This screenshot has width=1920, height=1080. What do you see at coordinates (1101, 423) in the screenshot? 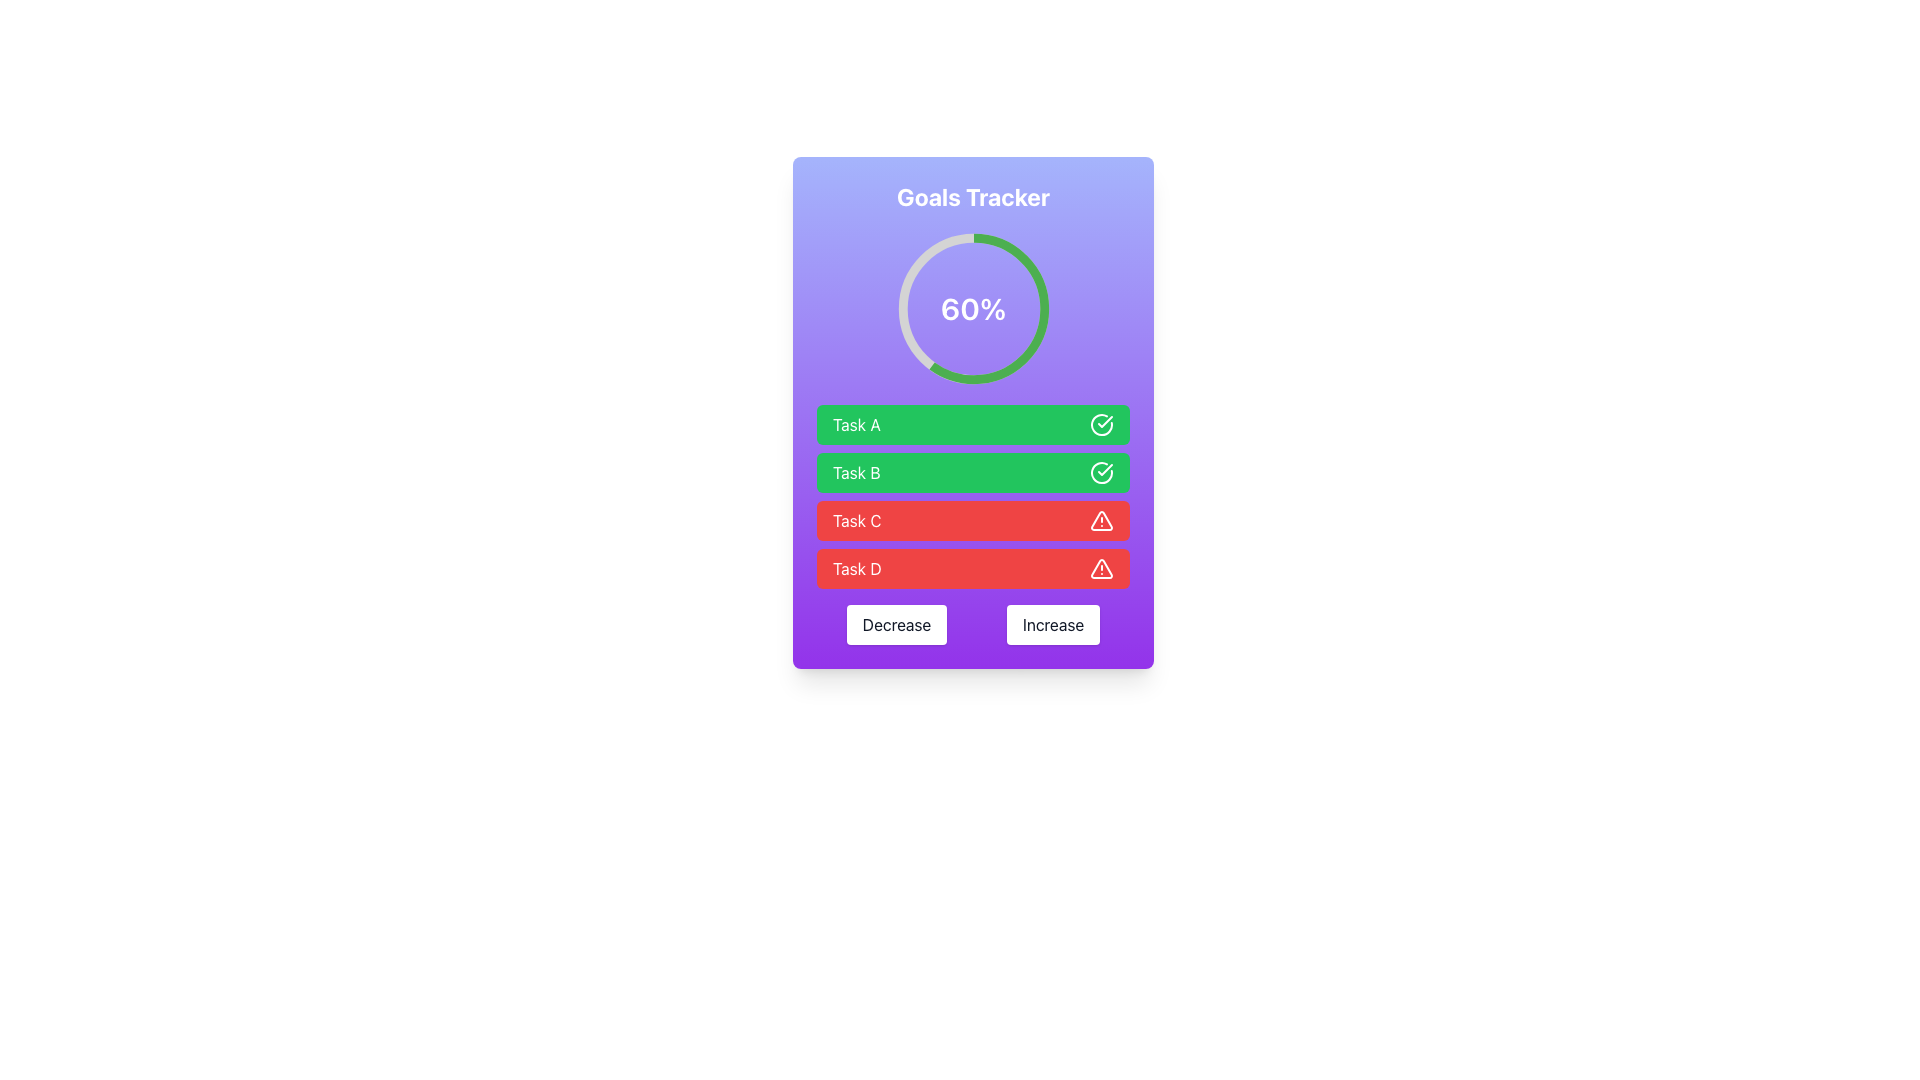
I see `circular checkmark icon located on the right side of the green 'Task A' action item in the vertical task list for developer tools interactions` at bounding box center [1101, 423].